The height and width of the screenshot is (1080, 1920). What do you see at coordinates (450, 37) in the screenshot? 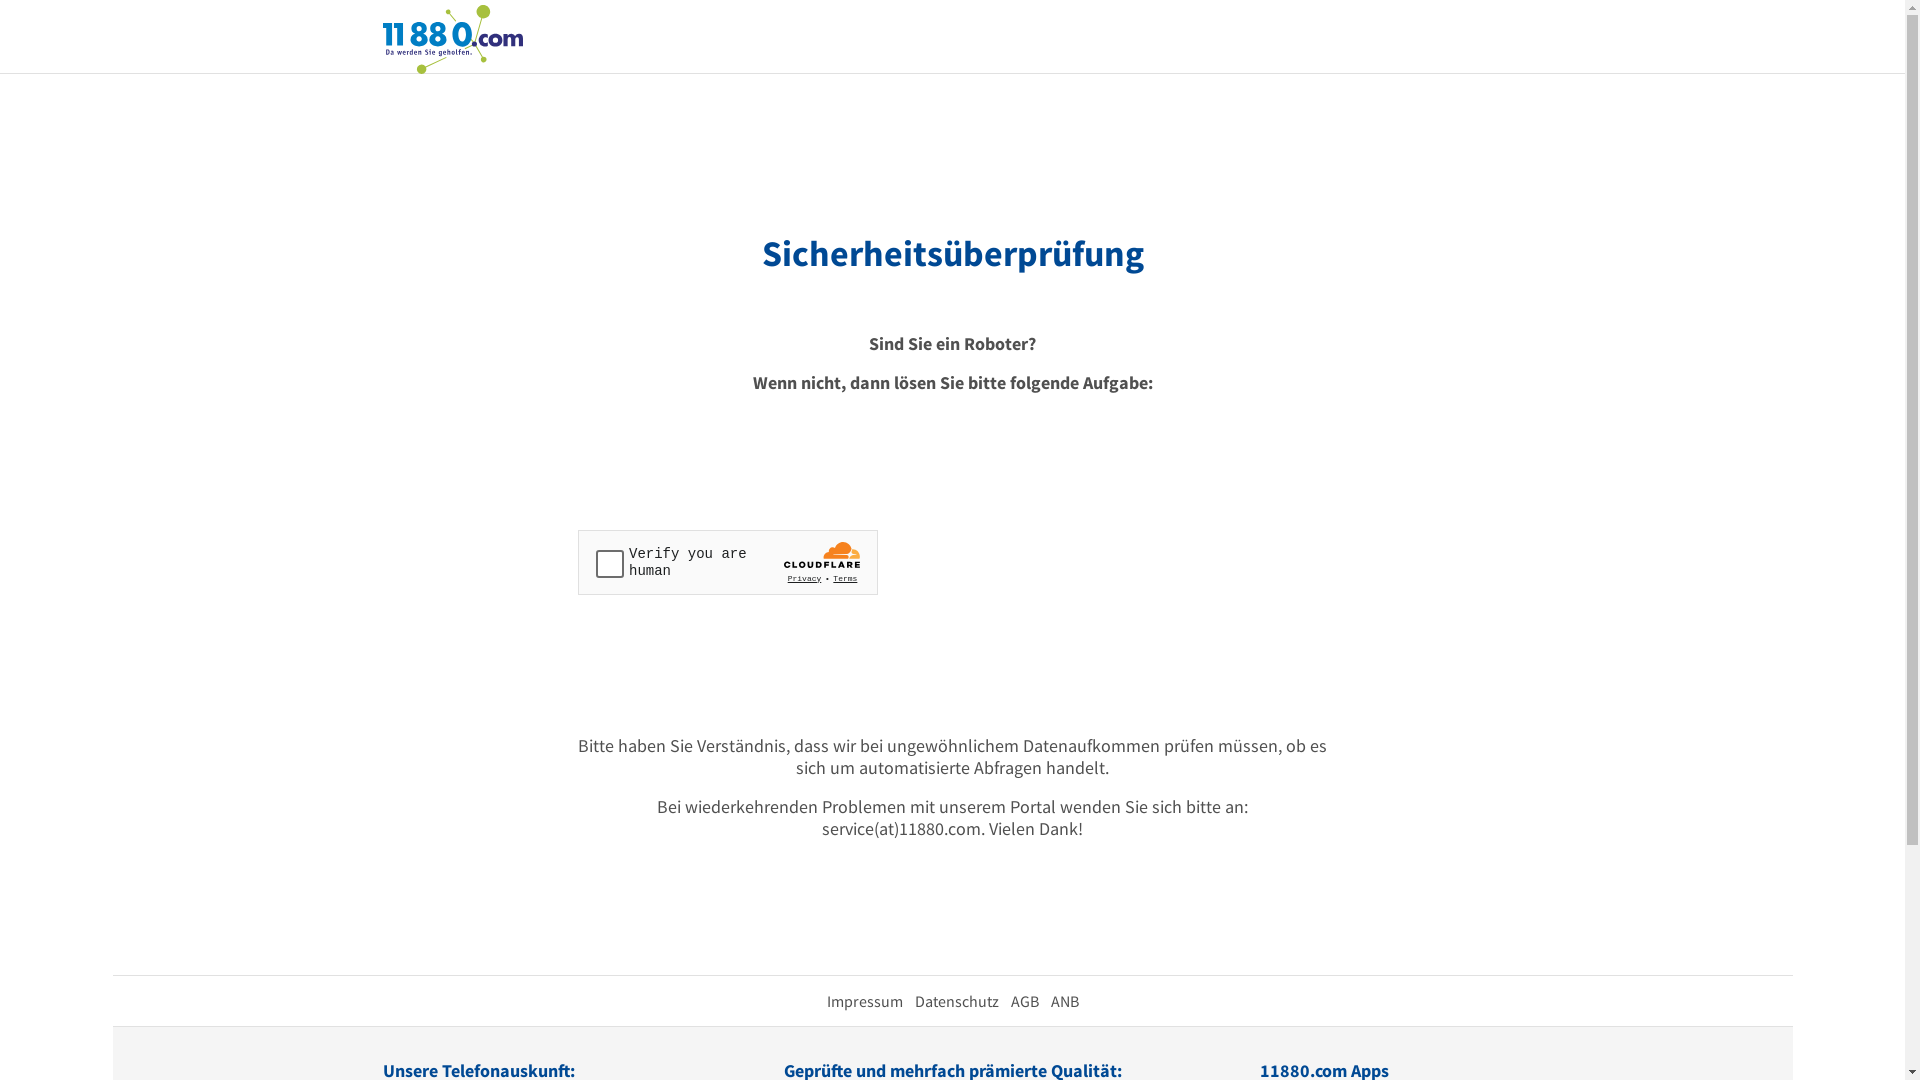
I see `'11880.com'` at bounding box center [450, 37].